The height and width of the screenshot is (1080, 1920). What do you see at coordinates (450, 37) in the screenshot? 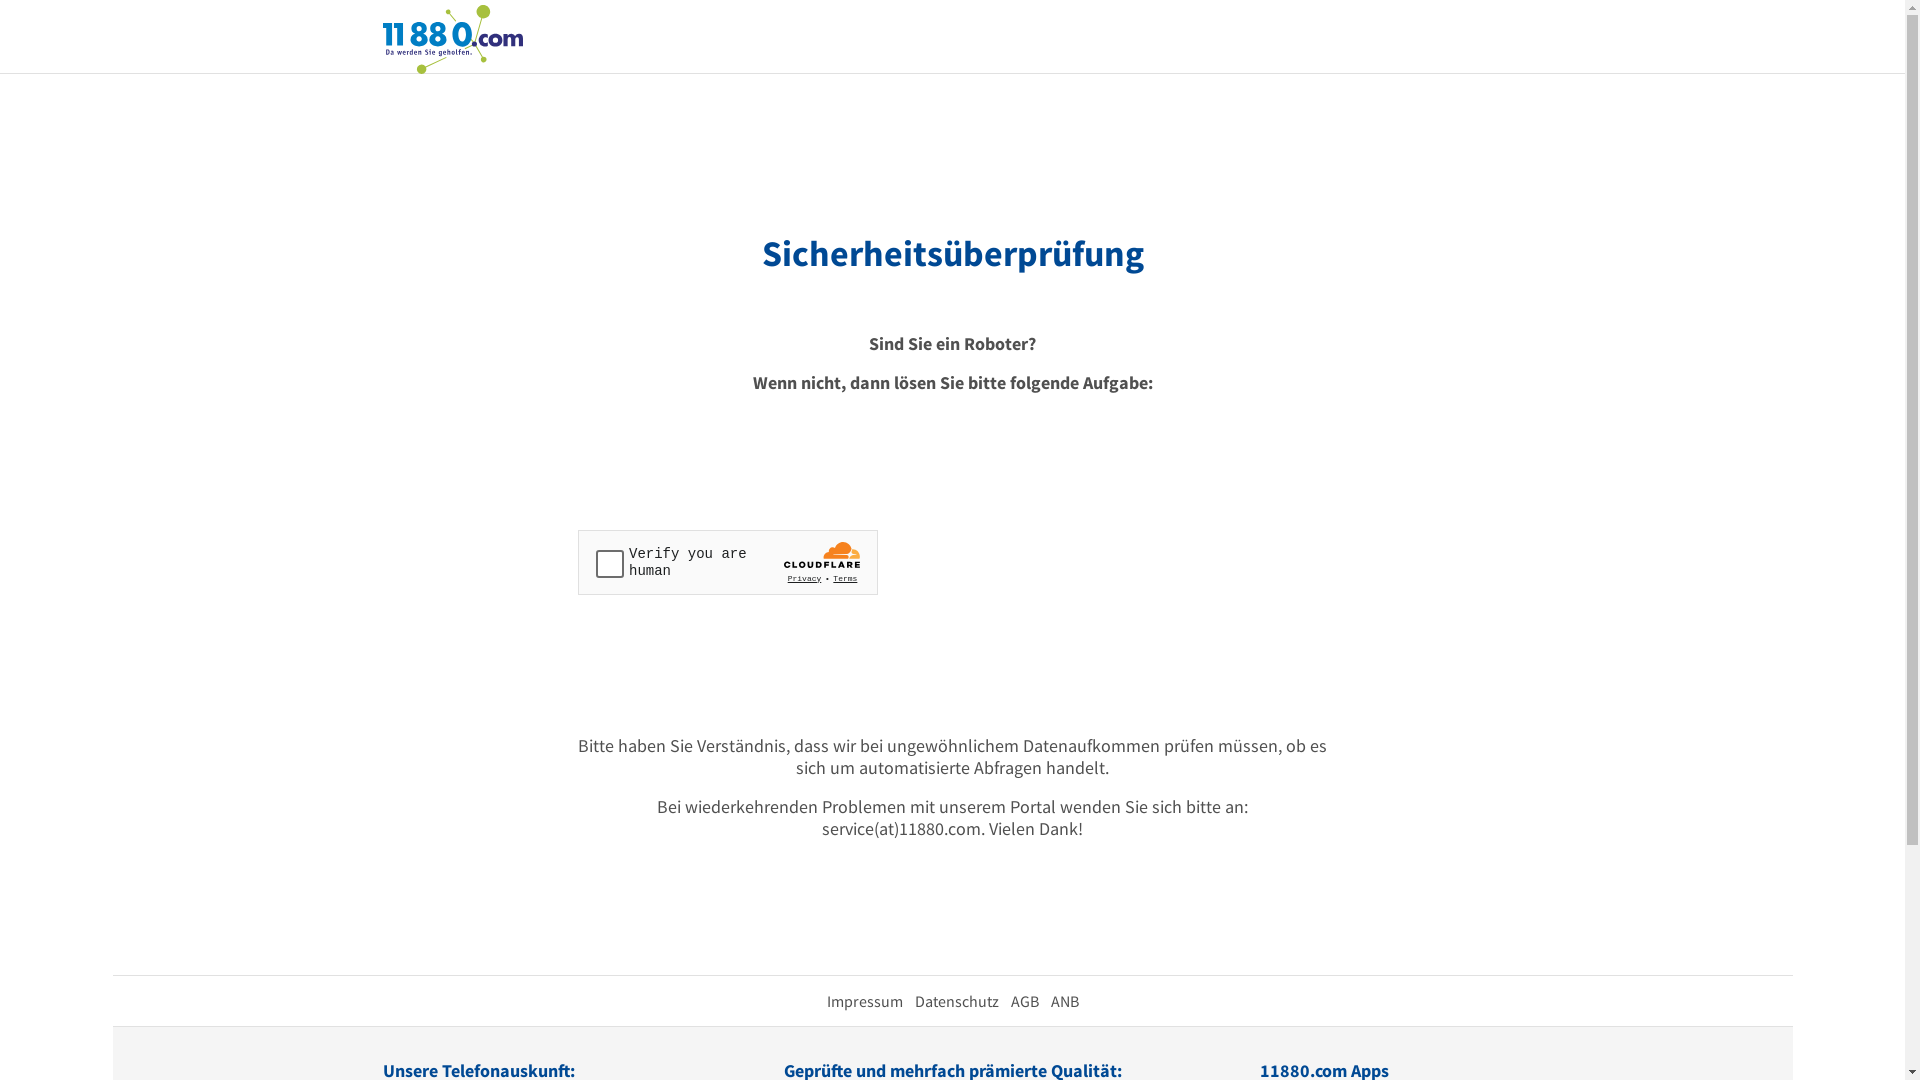
I see `'11880.com'` at bounding box center [450, 37].